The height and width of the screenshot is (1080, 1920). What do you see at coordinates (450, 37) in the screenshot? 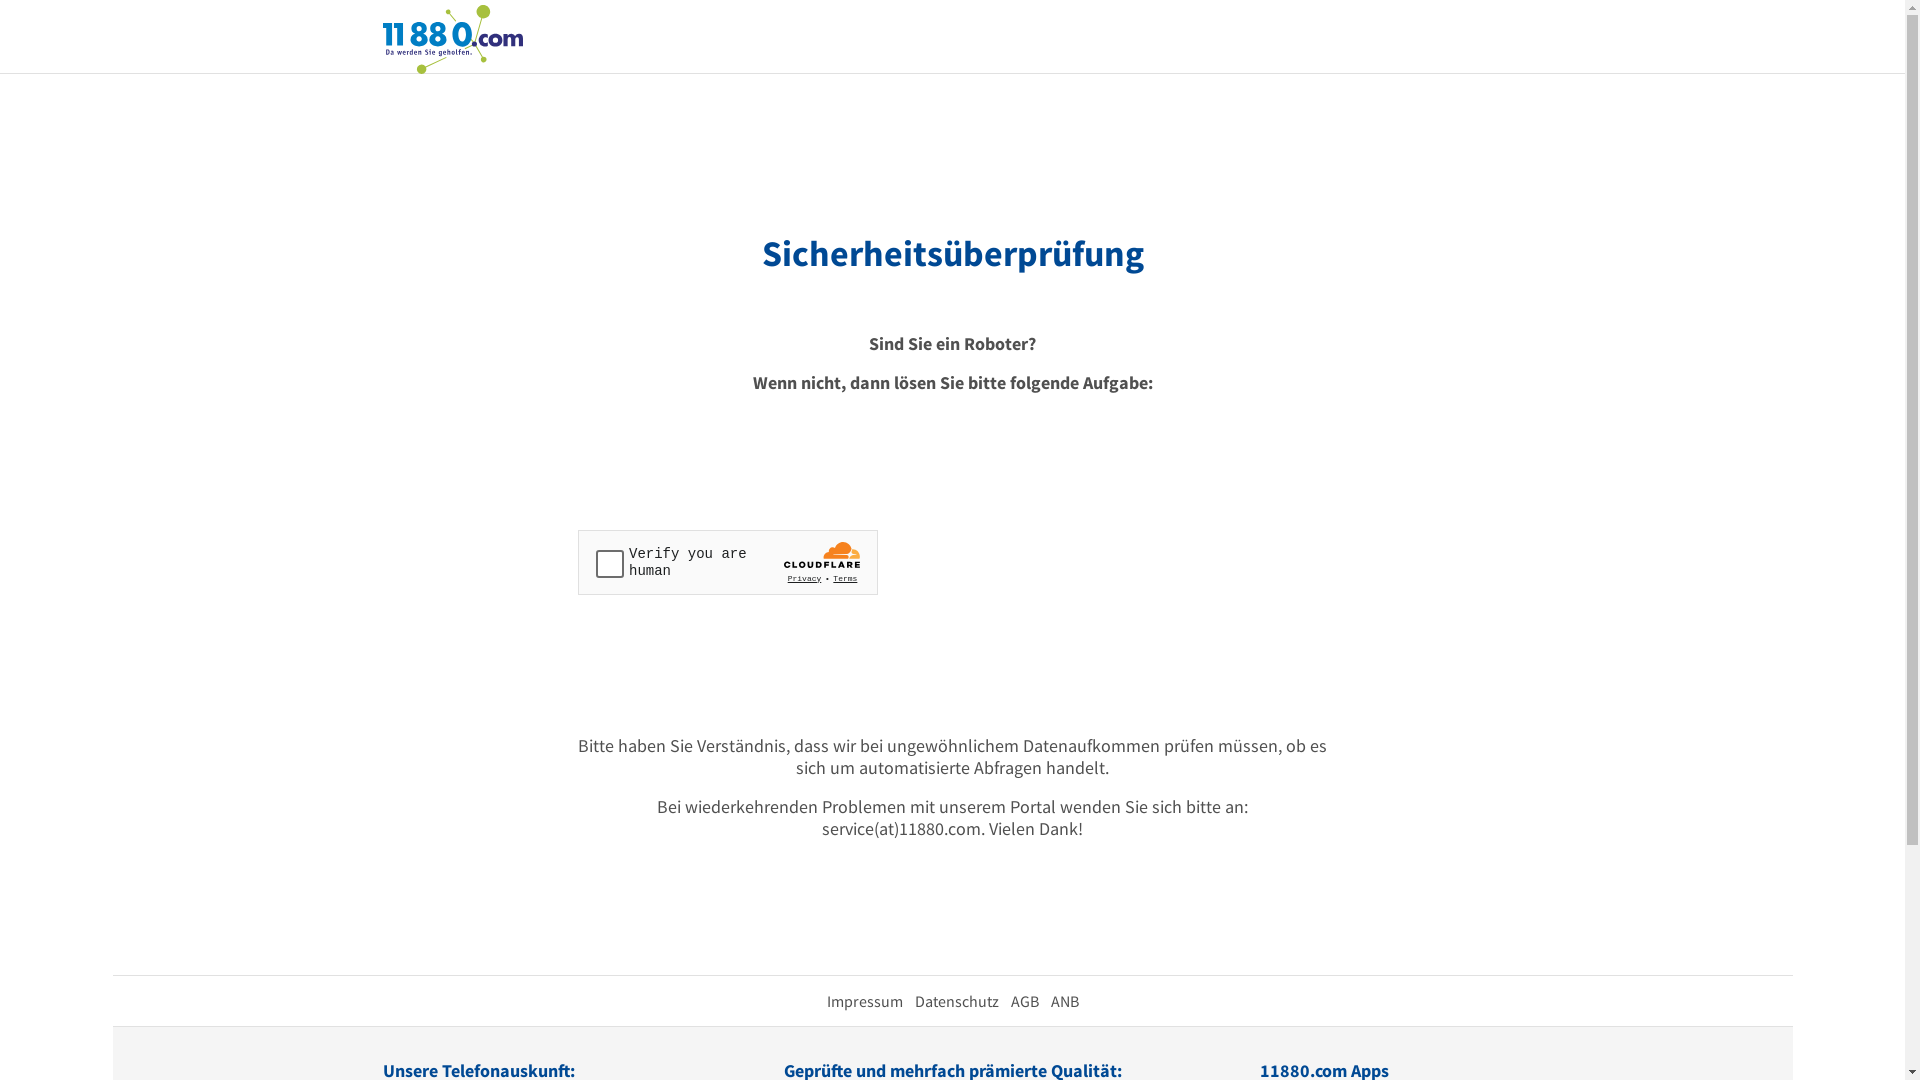
I see `'11880.com'` at bounding box center [450, 37].